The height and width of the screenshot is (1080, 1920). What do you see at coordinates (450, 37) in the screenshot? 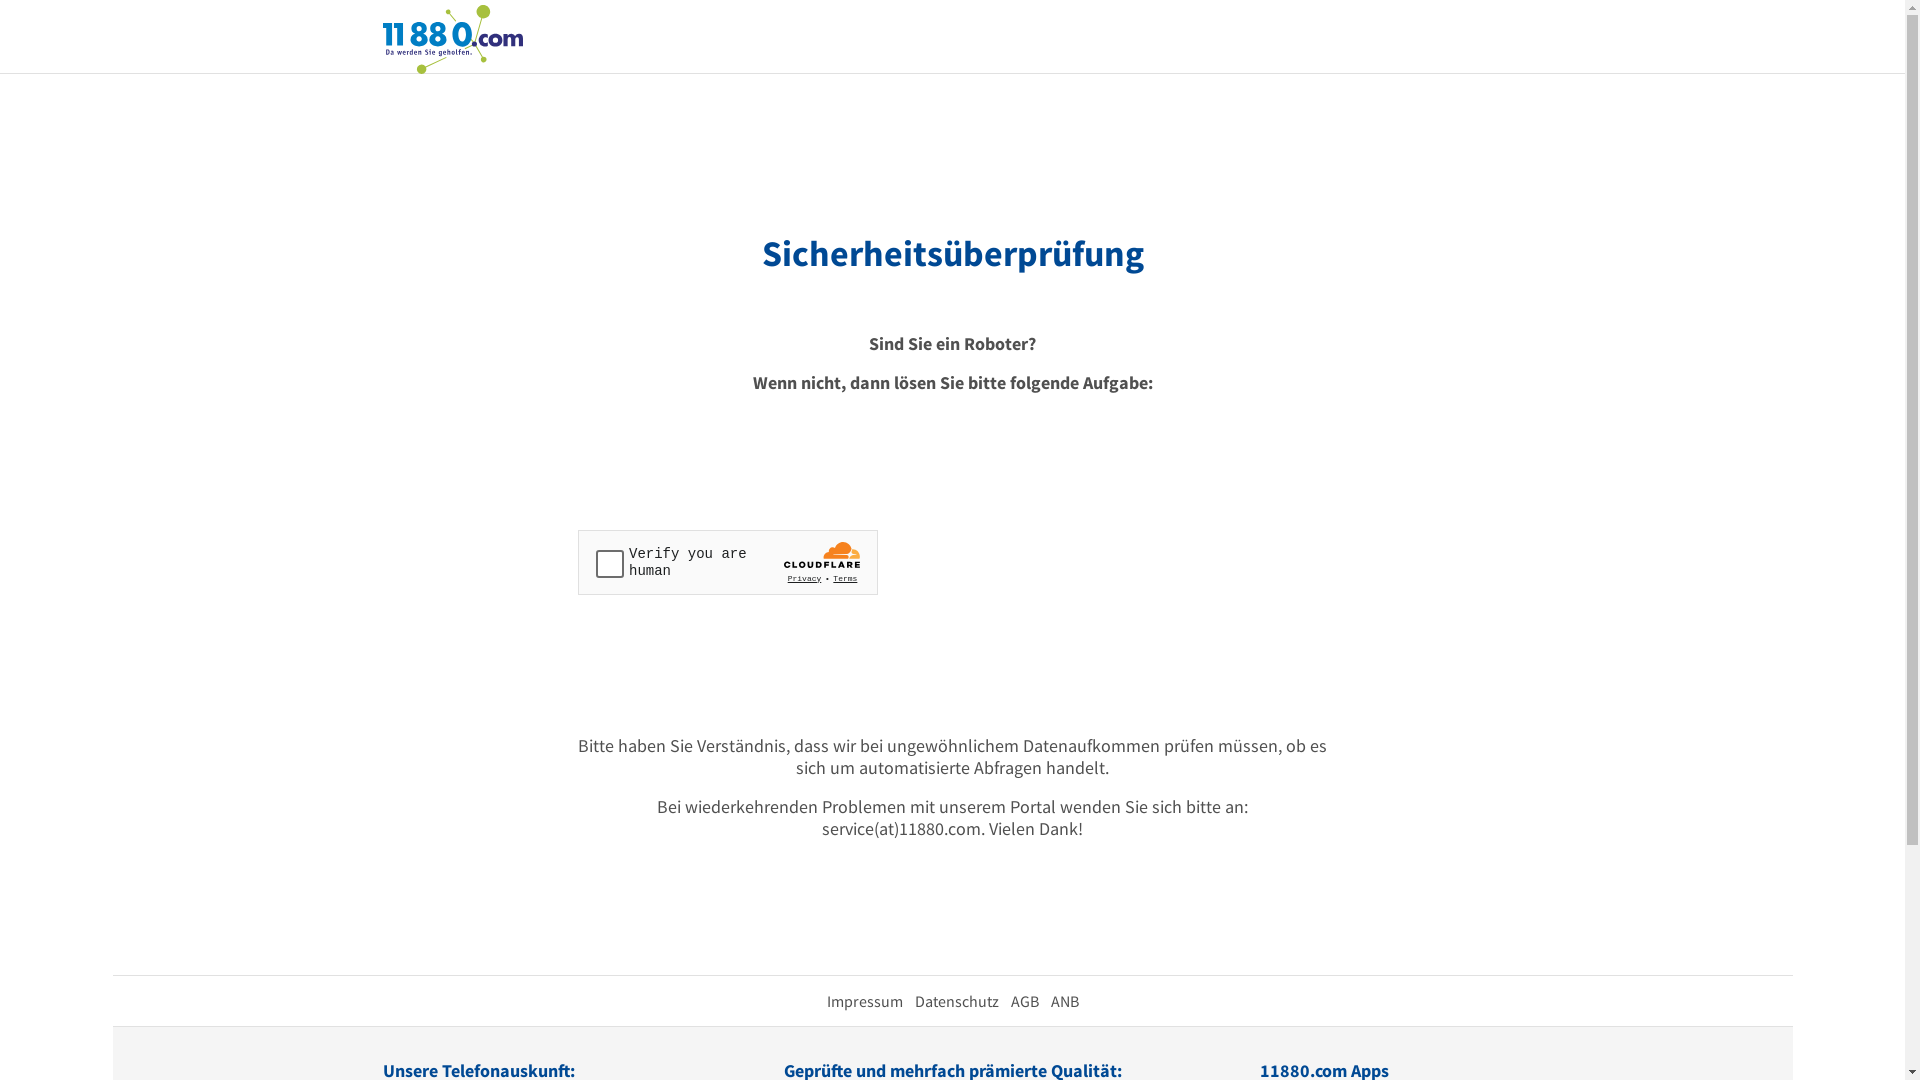
I see `'11880.com'` at bounding box center [450, 37].